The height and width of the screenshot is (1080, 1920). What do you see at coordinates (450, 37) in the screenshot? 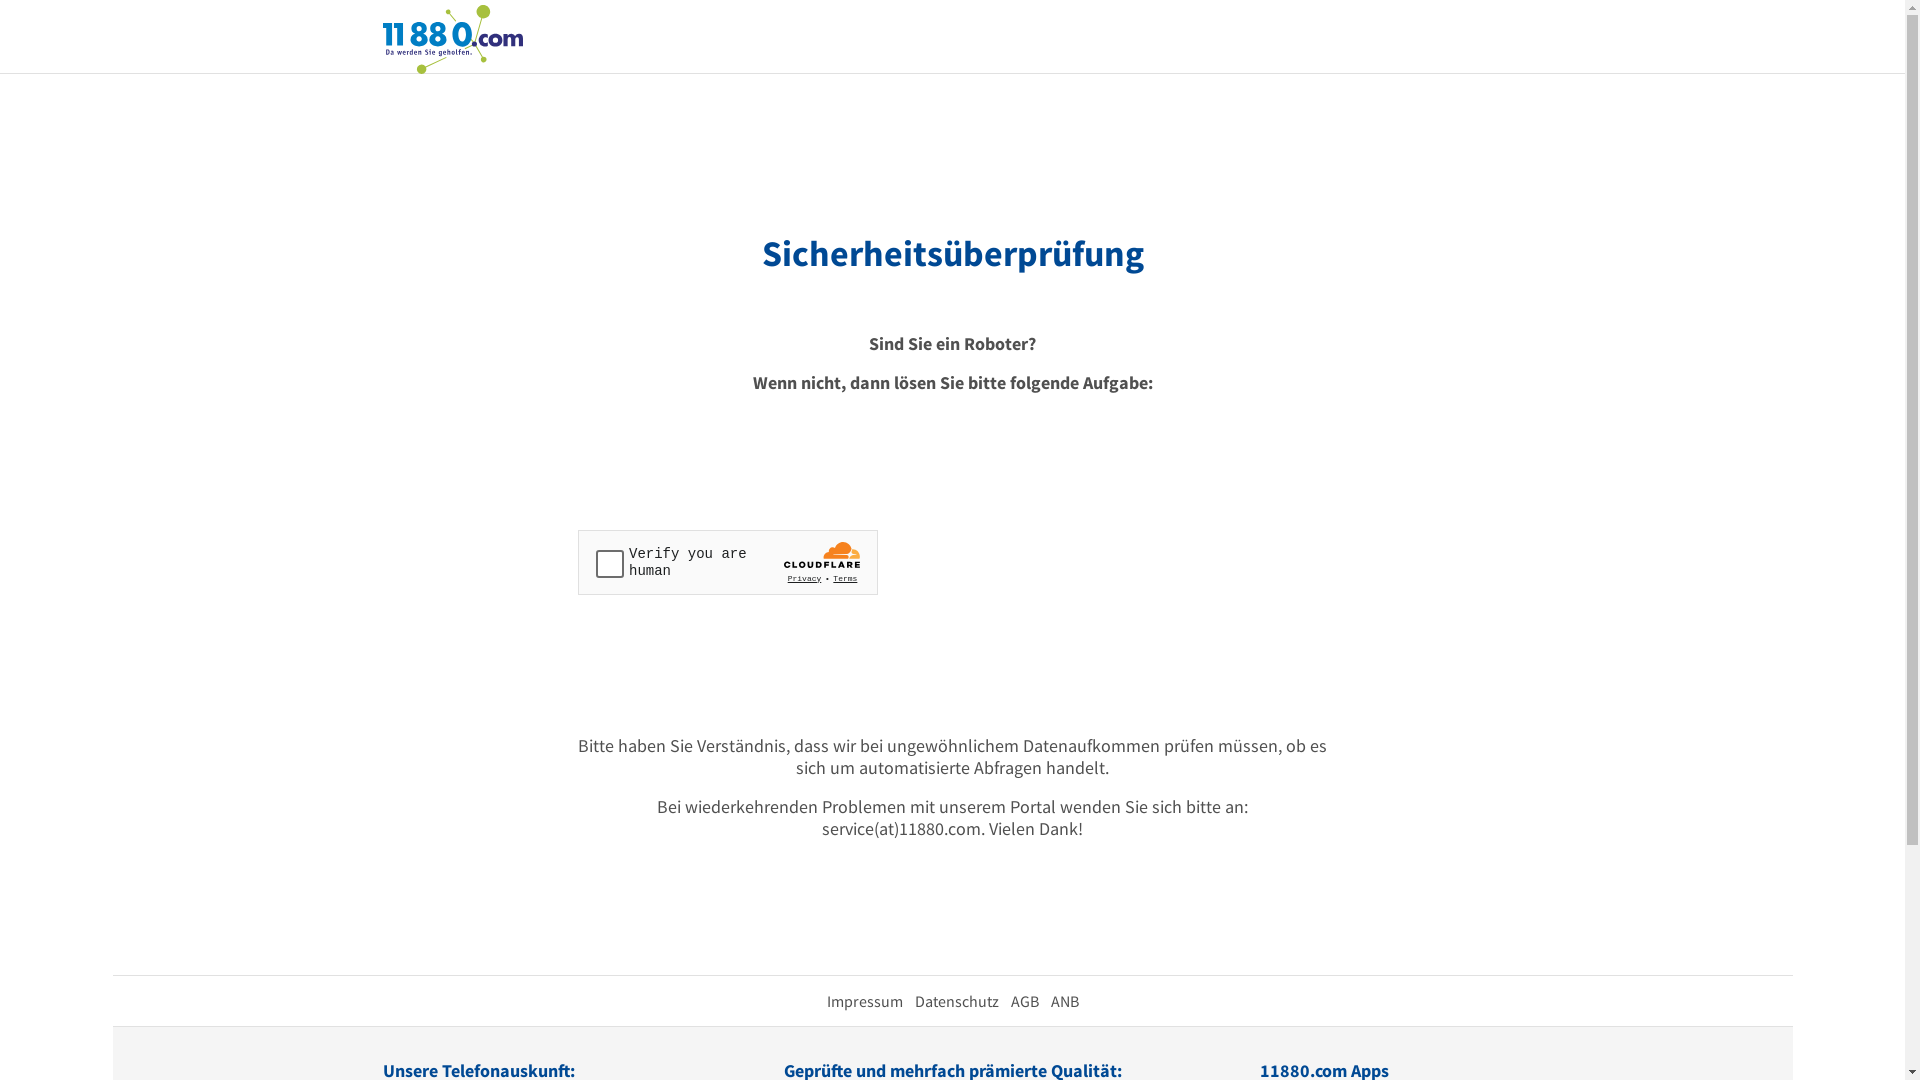
I see `'11880.com'` at bounding box center [450, 37].